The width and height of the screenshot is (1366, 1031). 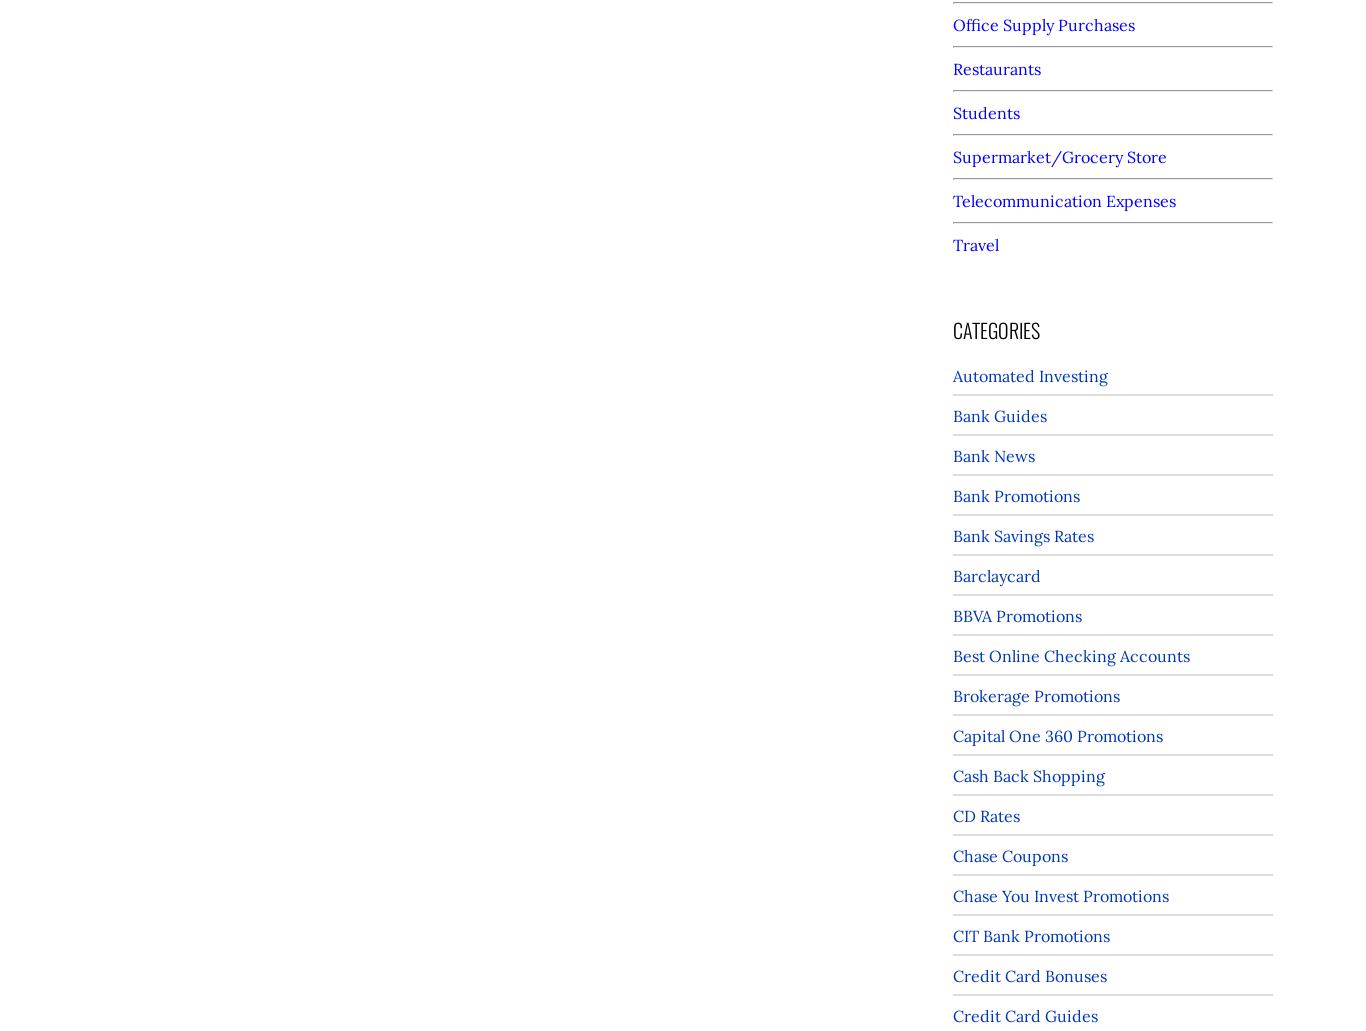 I want to click on 'Chase Coupons', so click(x=1010, y=856).